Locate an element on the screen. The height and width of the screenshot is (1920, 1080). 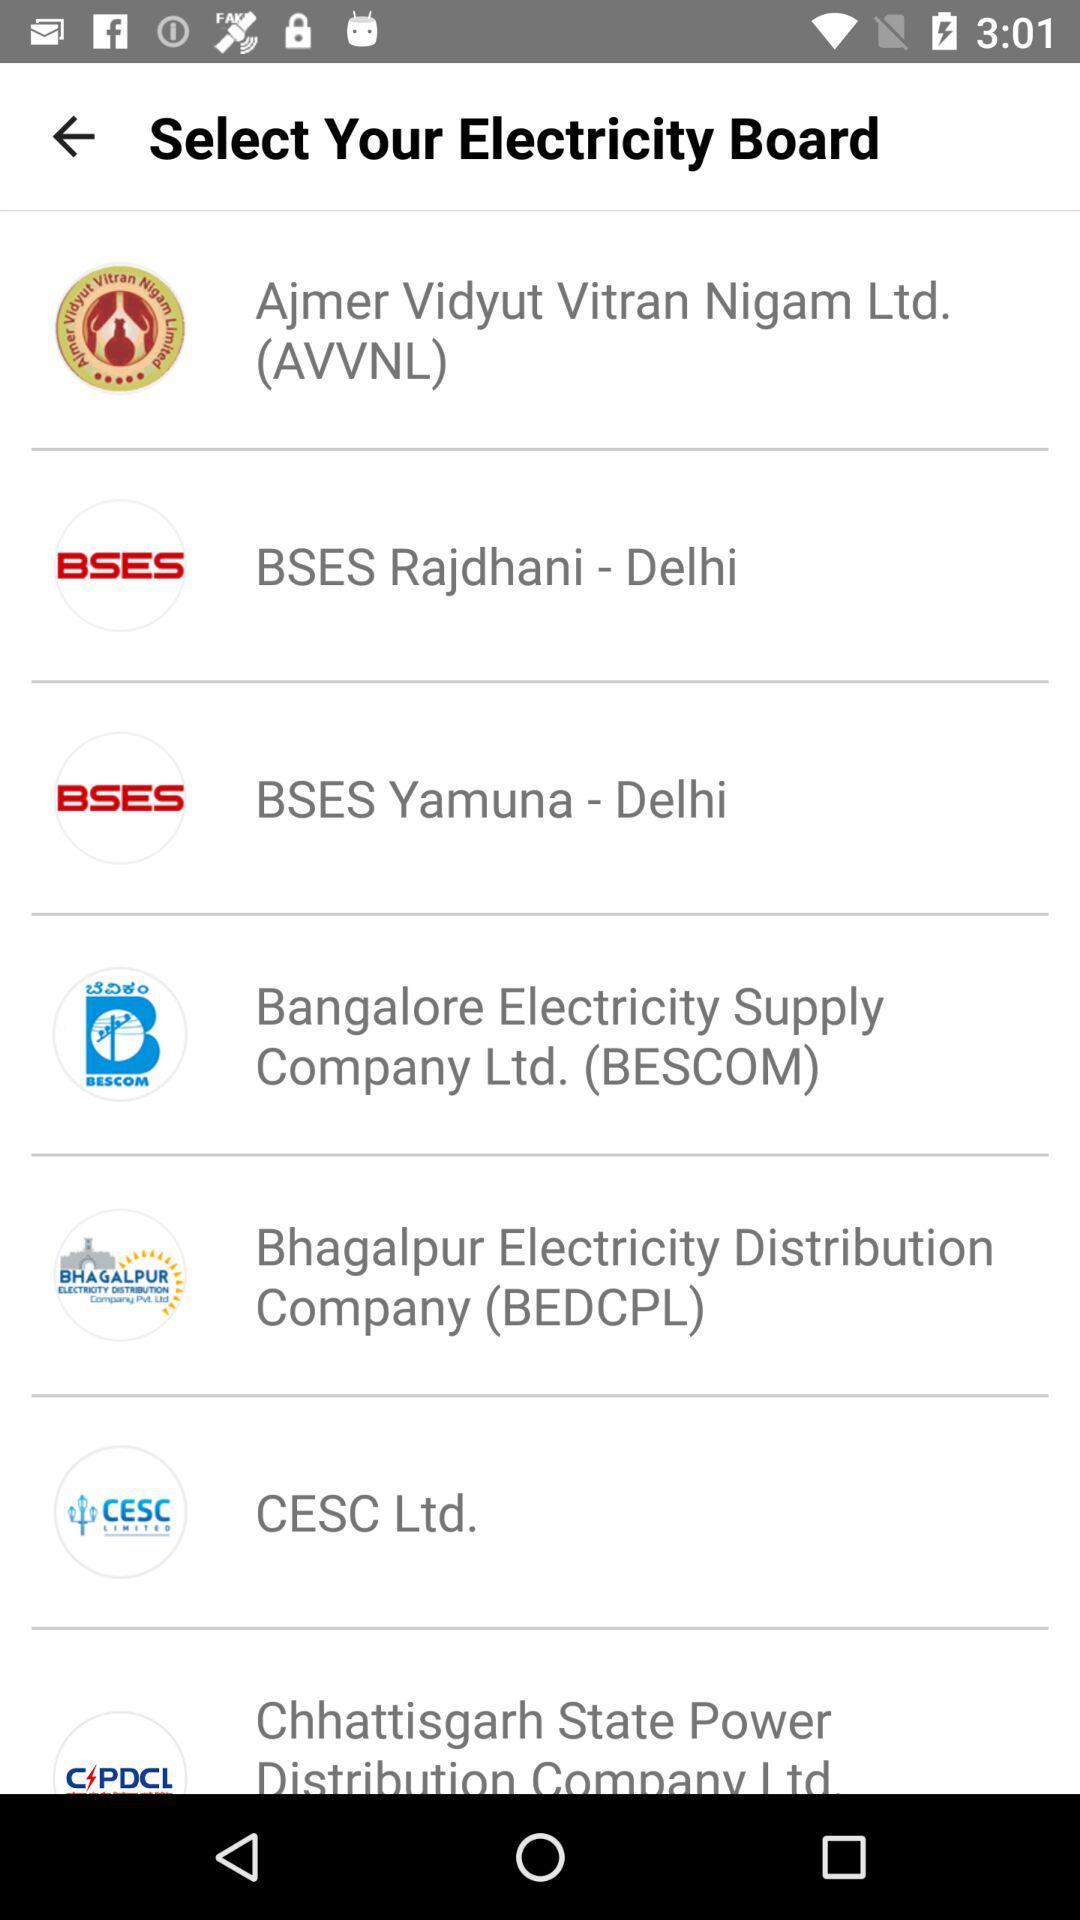
the icon above bhagalpur electricity distribution is located at coordinates (606, 1034).